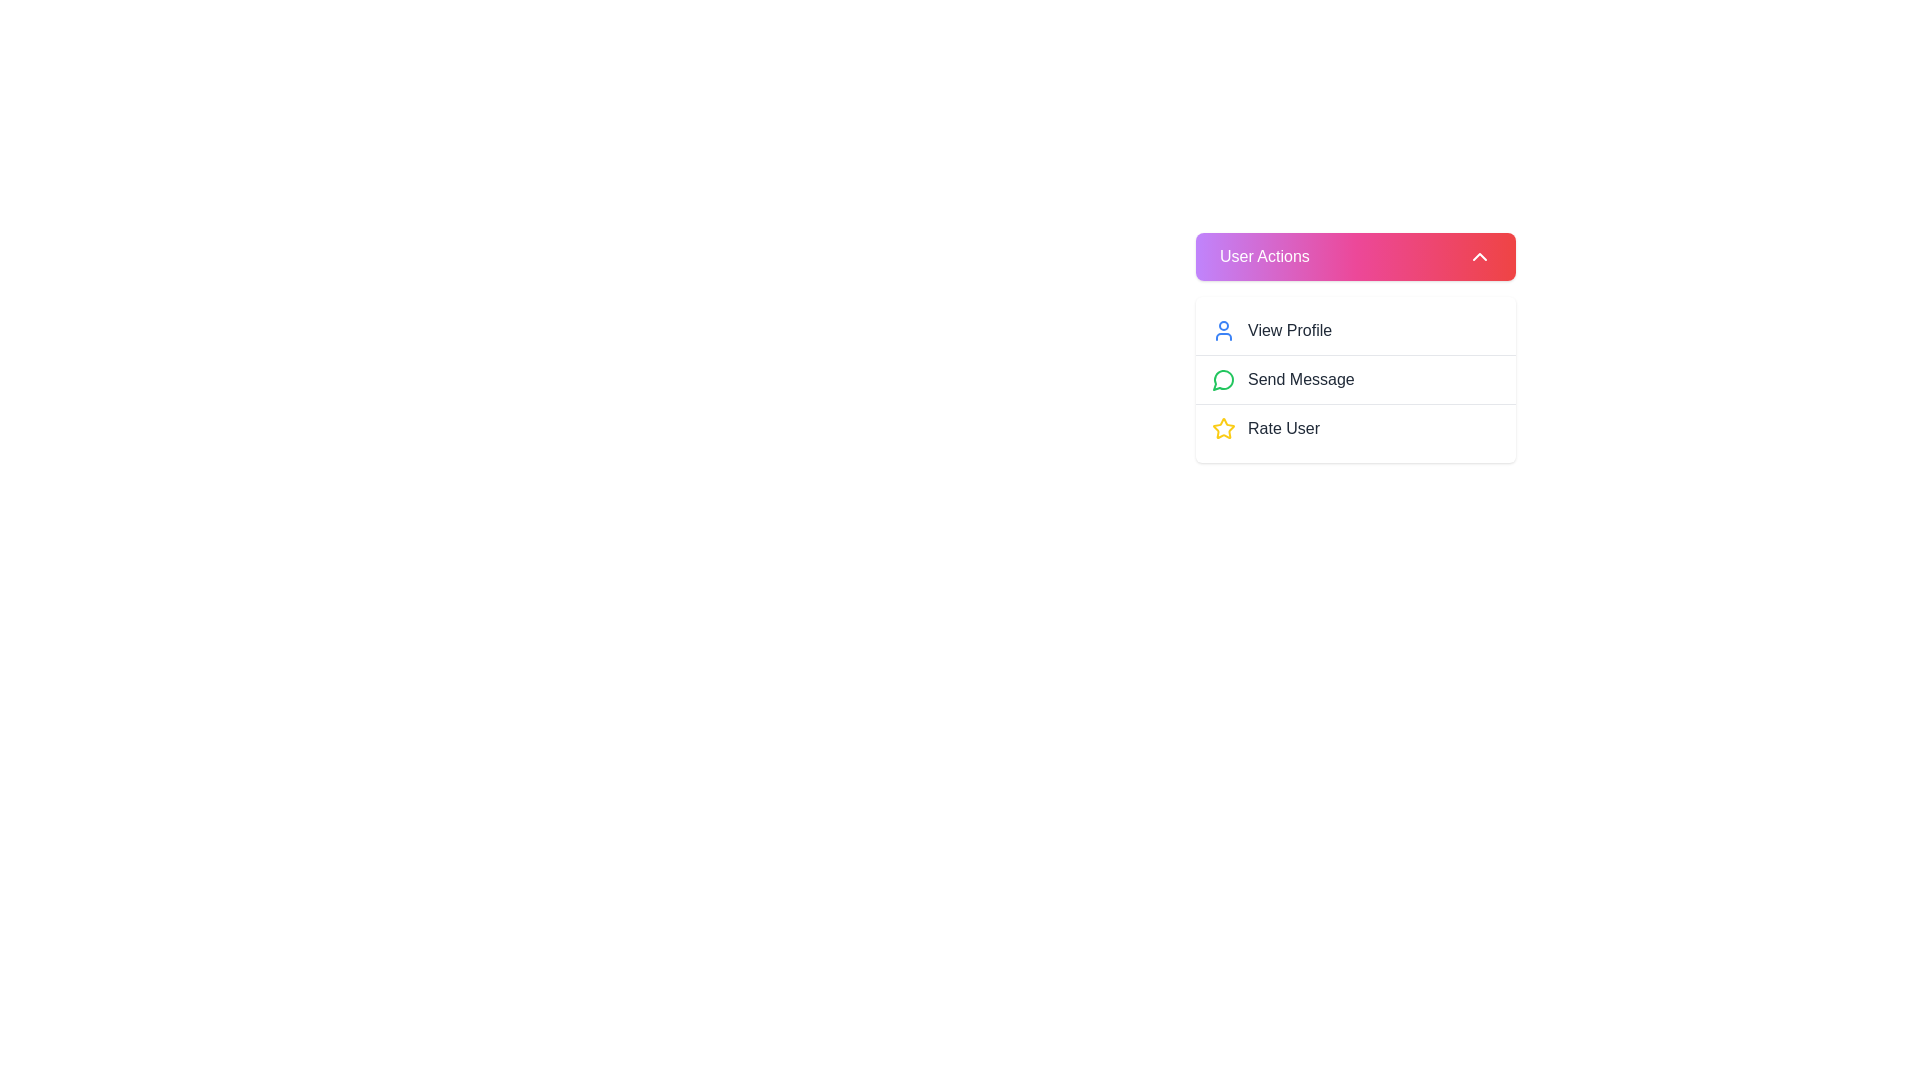 This screenshot has width=1920, height=1080. Describe the element at coordinates (1223, 427) in the screenshot. I see `the Decorative Icon related to the 'Rate User' menu option, located near the bottom-right section of the menu` at that location.